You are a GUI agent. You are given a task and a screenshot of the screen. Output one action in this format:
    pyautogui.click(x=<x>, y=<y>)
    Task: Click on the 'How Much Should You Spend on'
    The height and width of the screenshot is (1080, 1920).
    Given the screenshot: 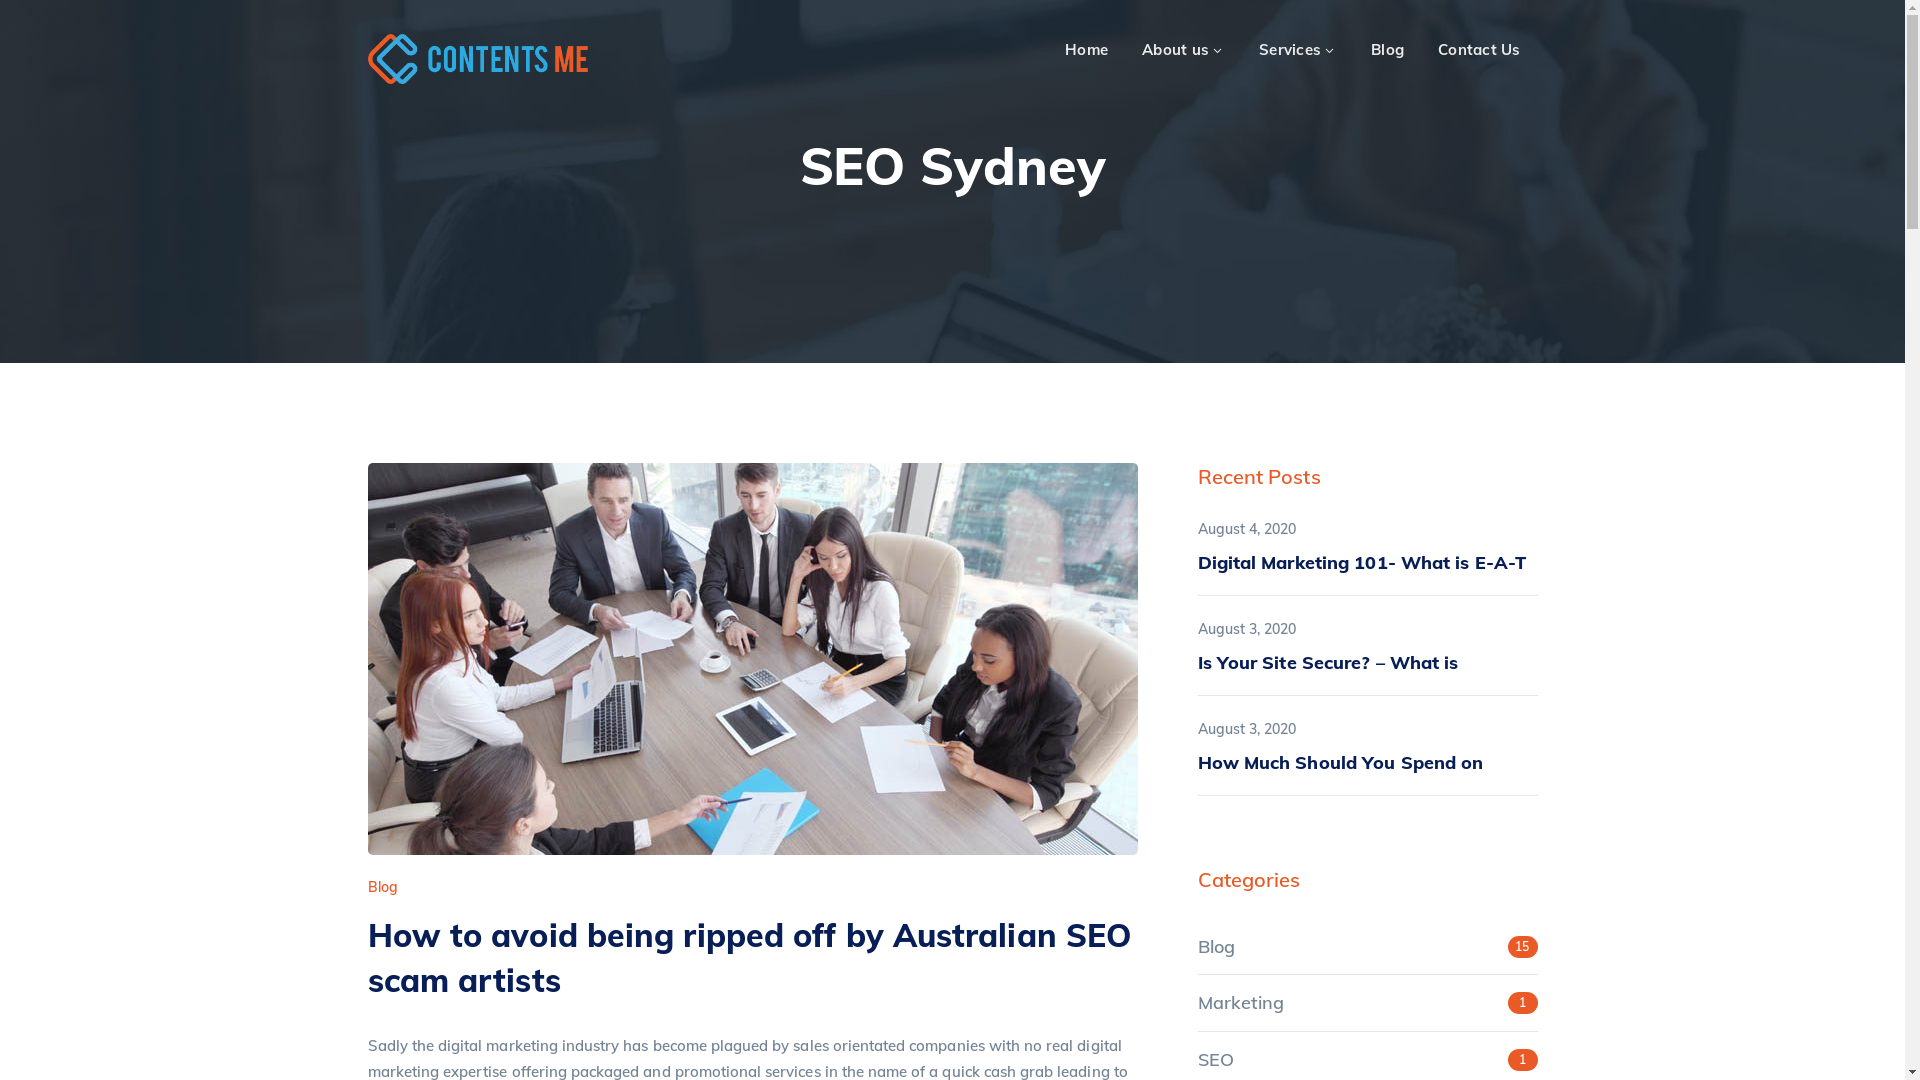 What is the action you would take?
    pyautogui.click(x=1340, y=762)
    